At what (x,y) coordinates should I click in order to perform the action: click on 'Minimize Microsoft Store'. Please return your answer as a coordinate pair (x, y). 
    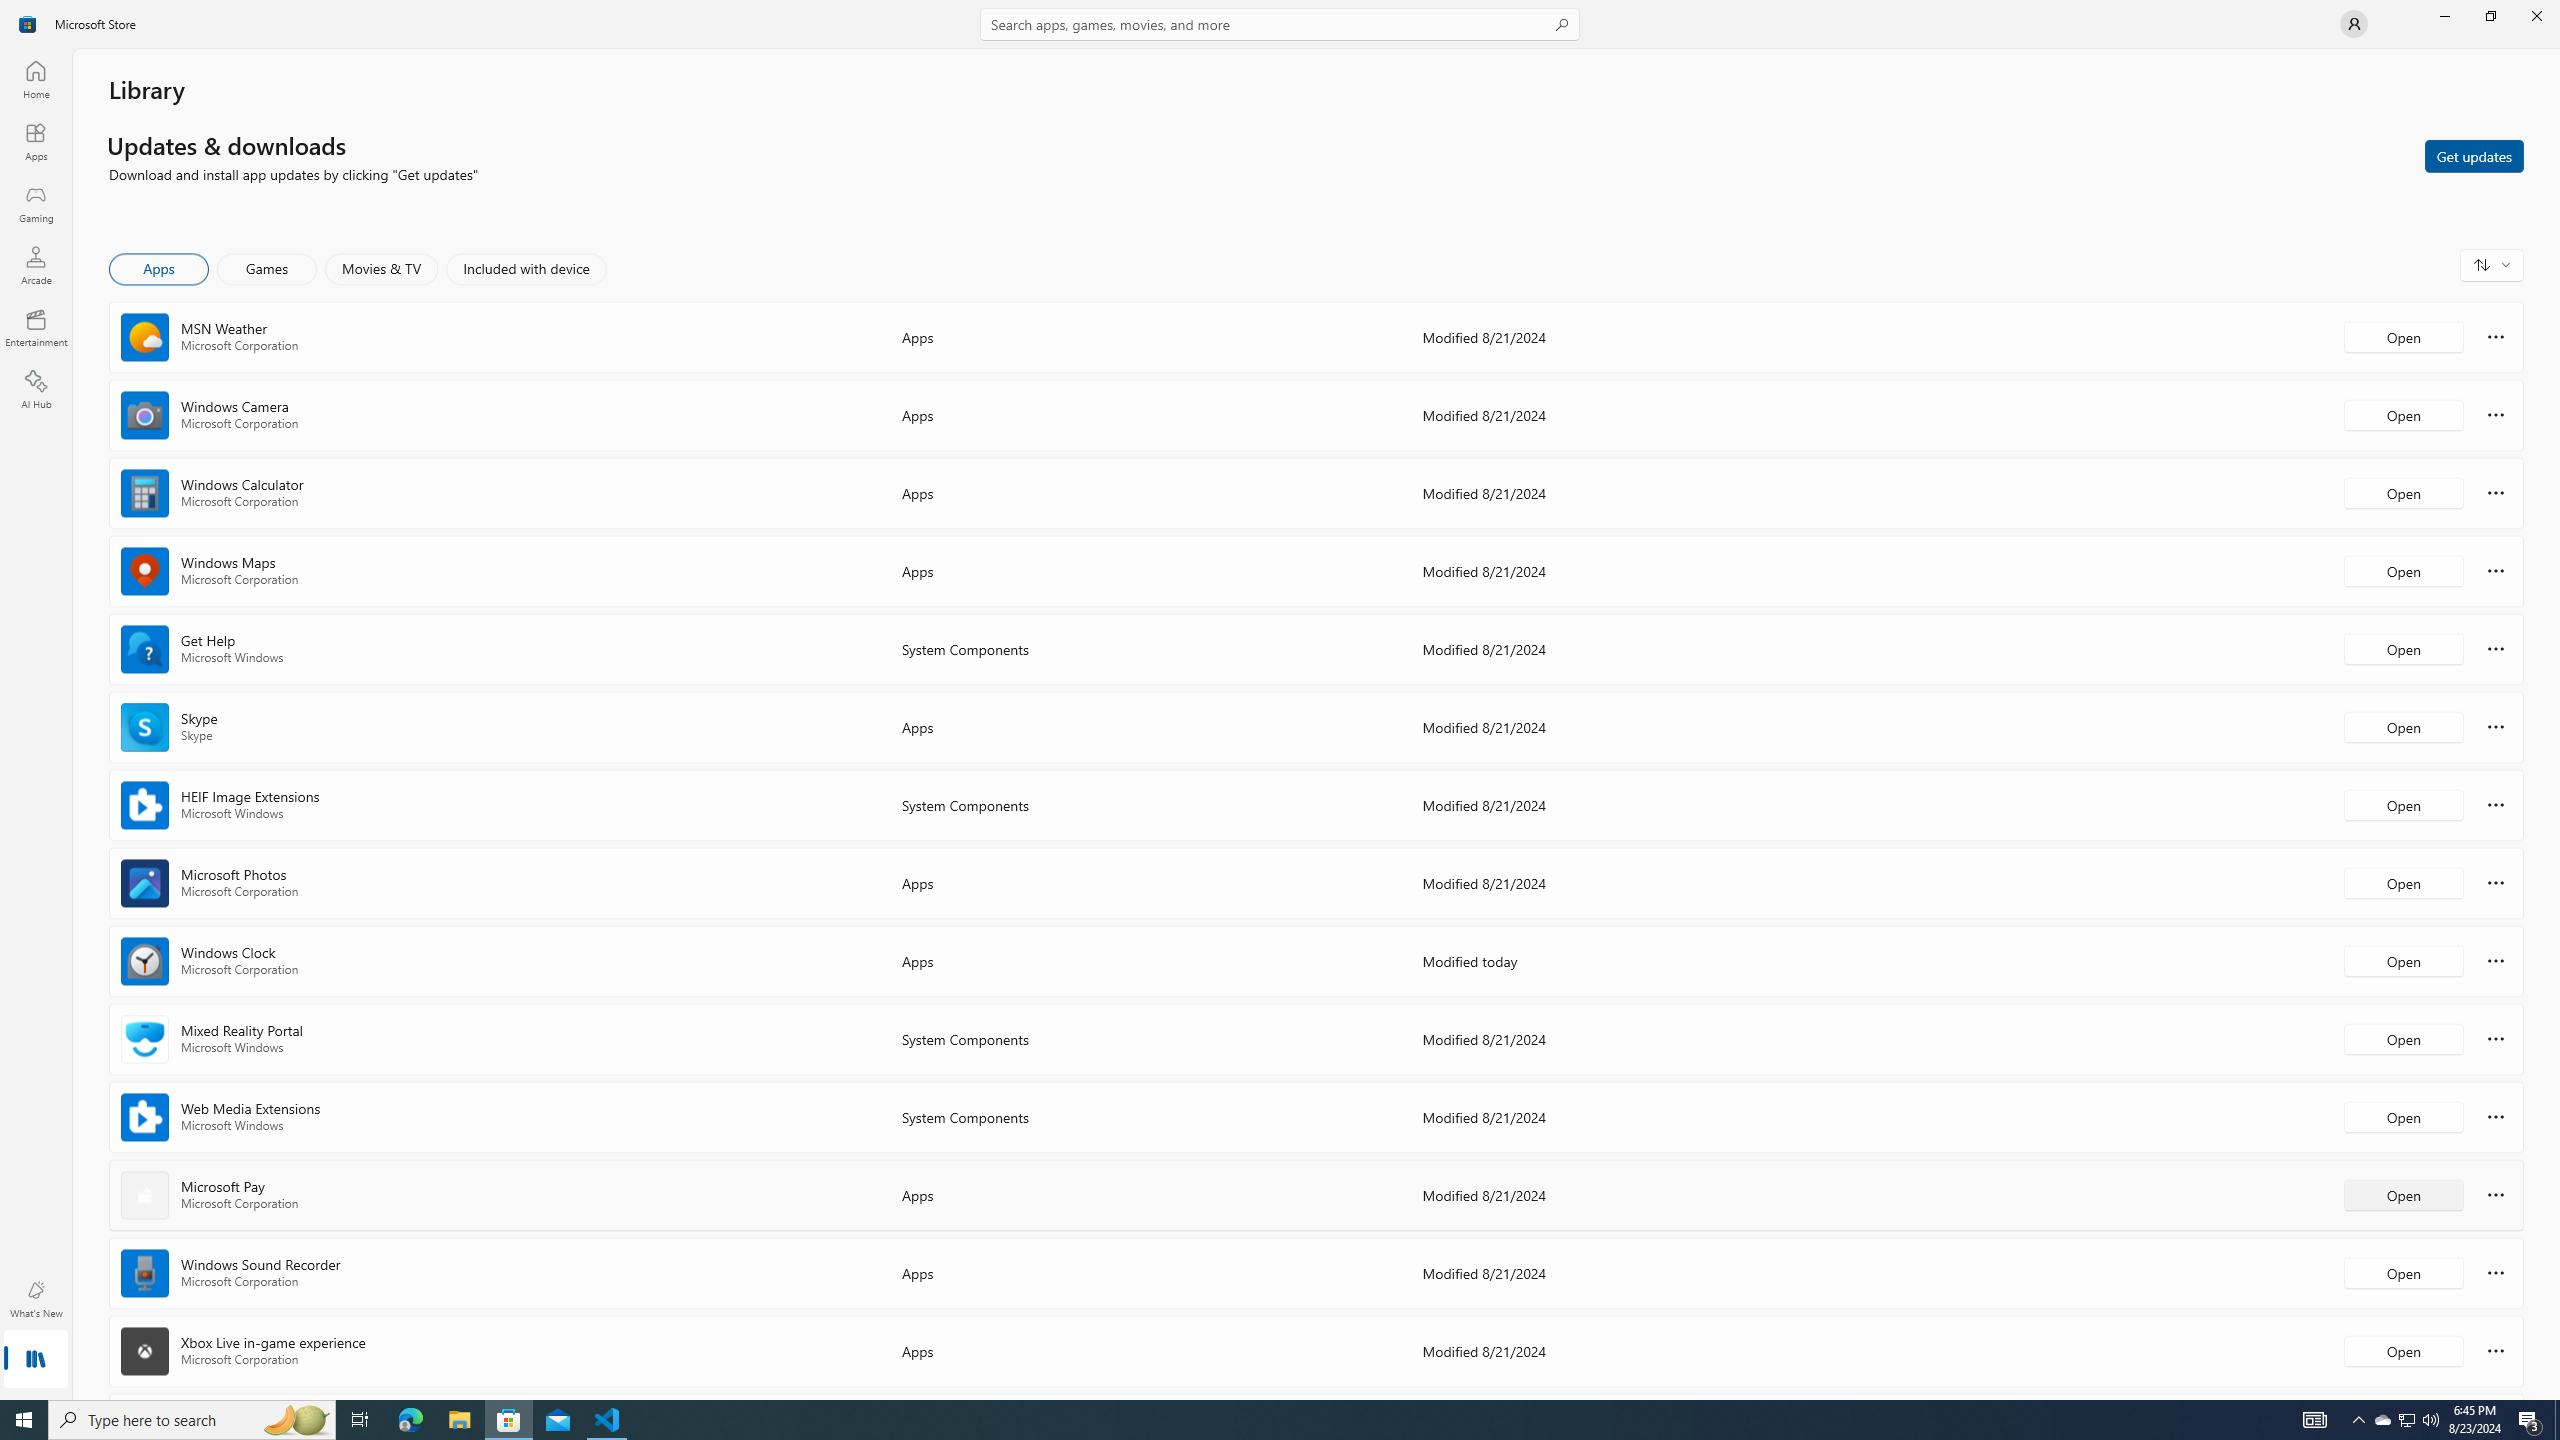
    Looking at the image, I should click on (2443, 15).